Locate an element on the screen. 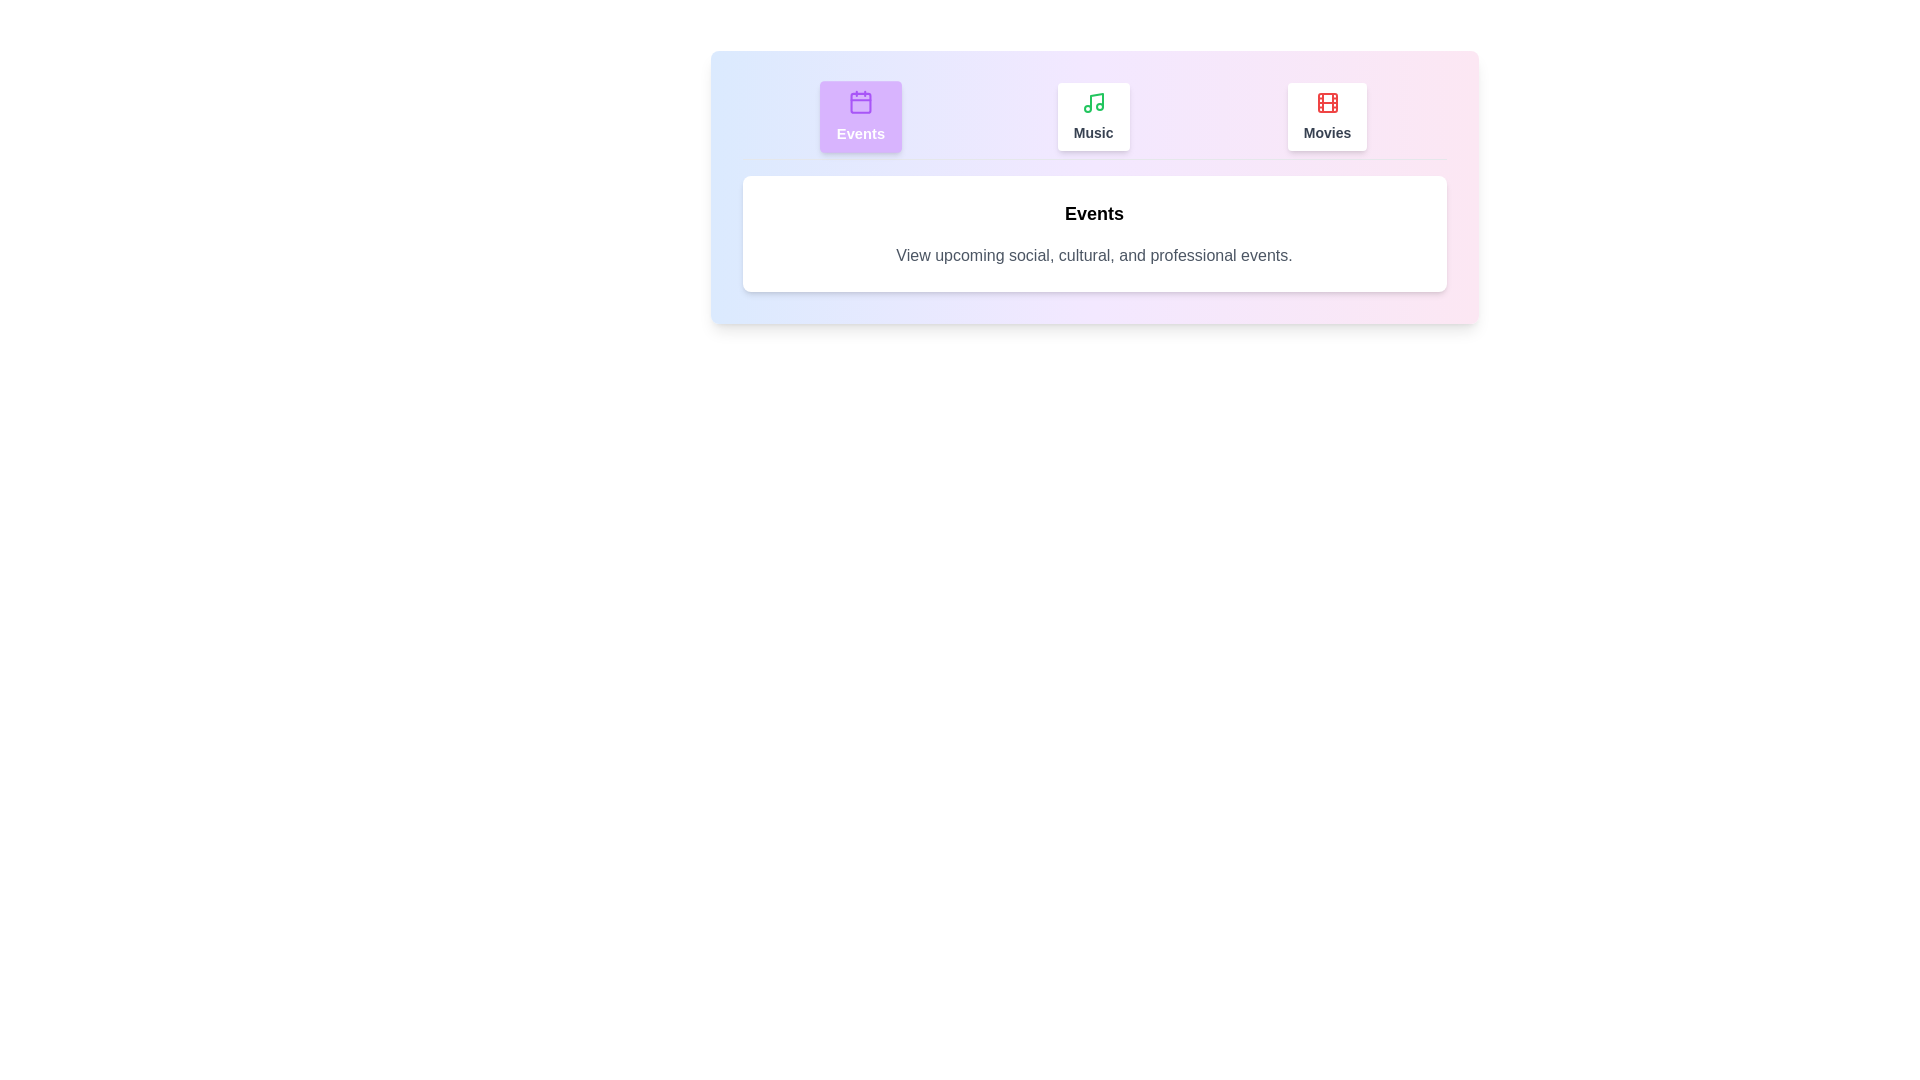 This screenshot has height=1080, width=1920. the Music tab by clicking on it is located at coordinates (1092, 116).